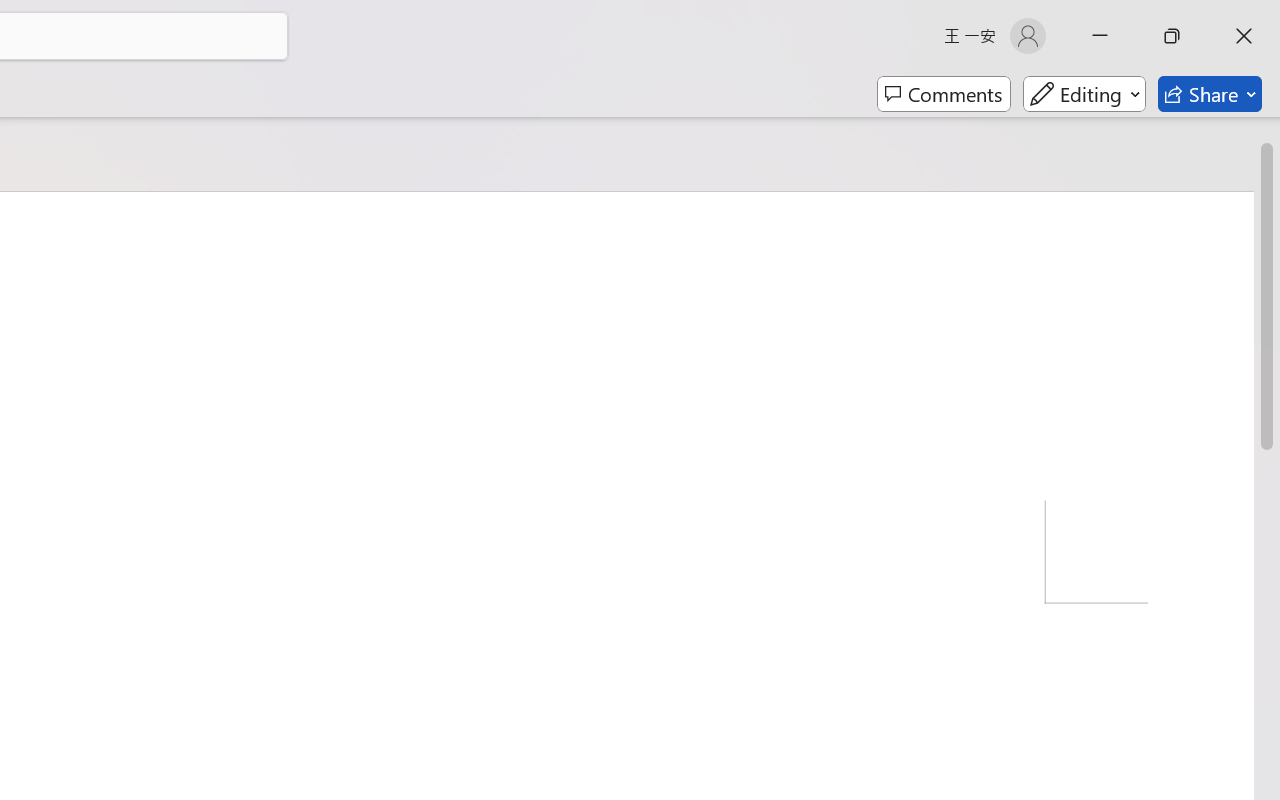 The image size is (1280, 800). I want to click on 'Comments', so click(943, 94).